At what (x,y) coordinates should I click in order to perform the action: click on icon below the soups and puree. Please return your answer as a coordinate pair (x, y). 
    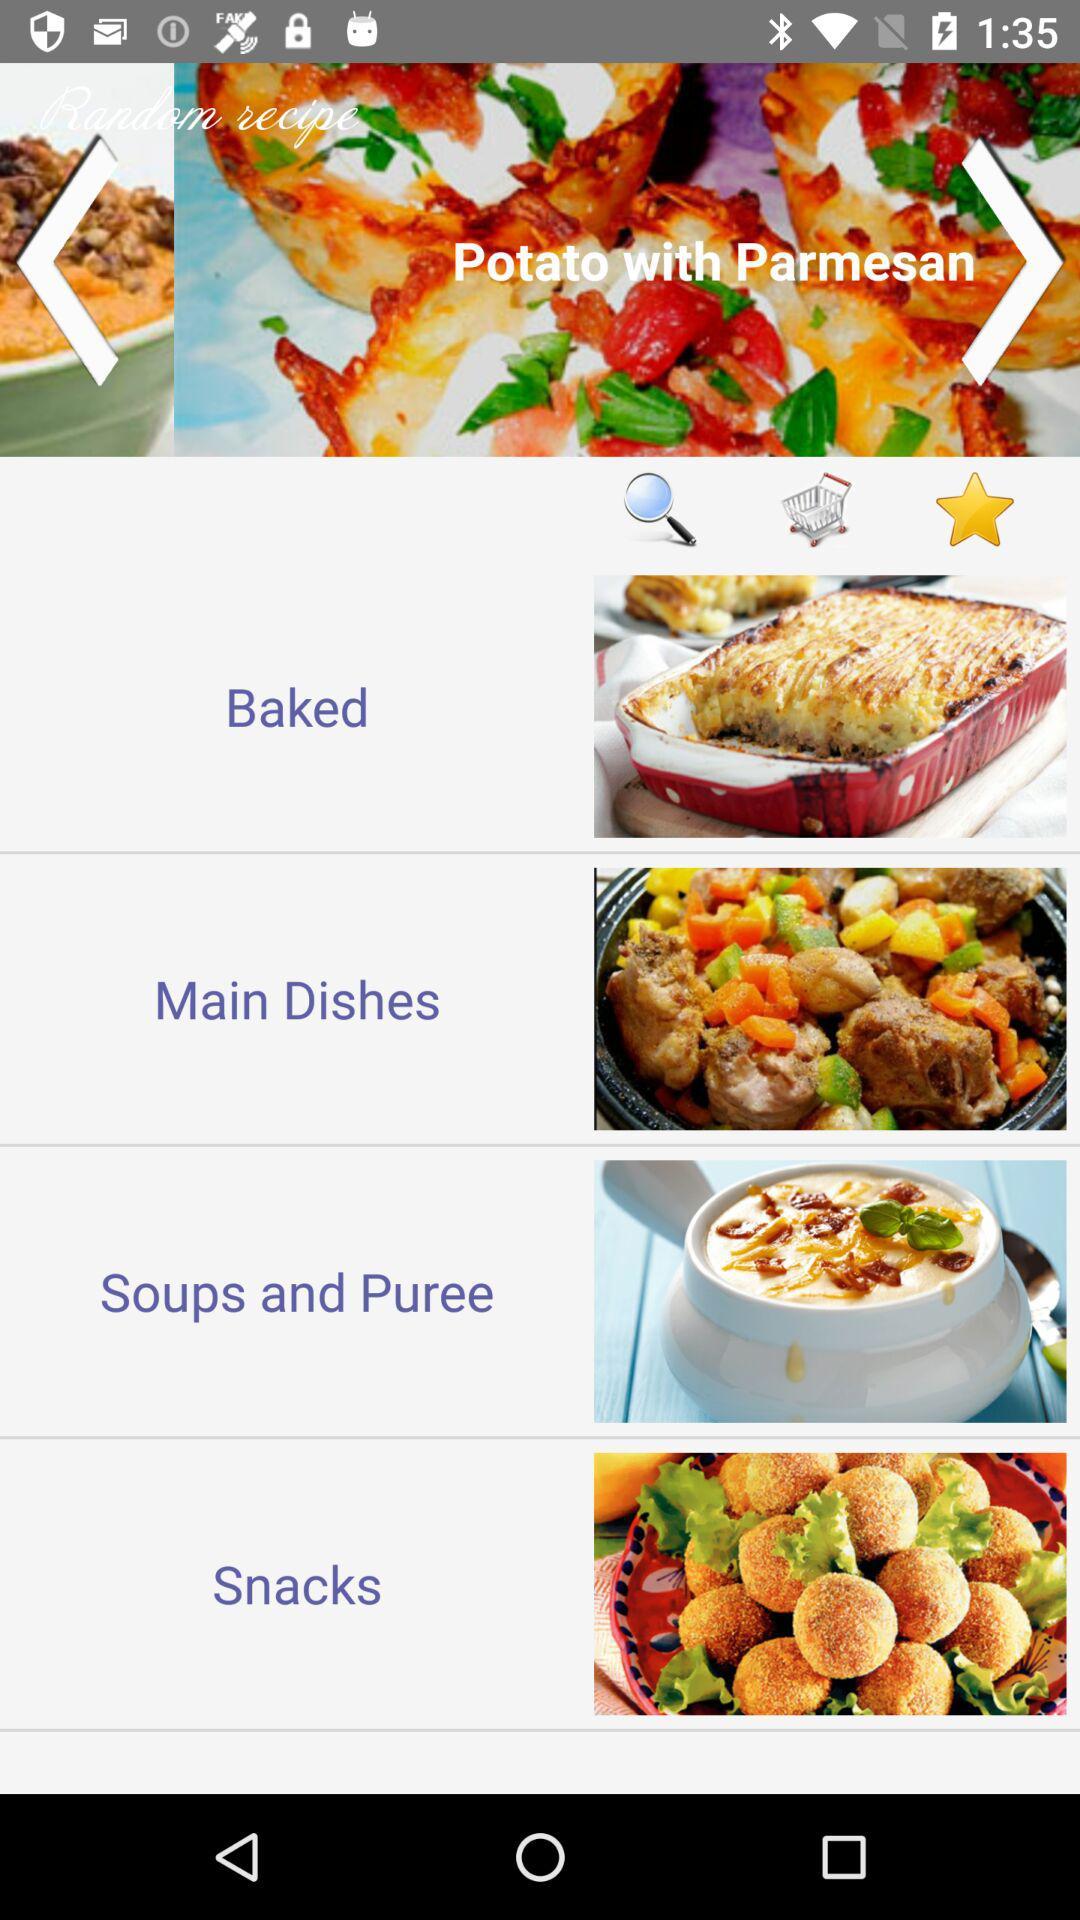
    Looking at the image, I should click on (297, 1582).